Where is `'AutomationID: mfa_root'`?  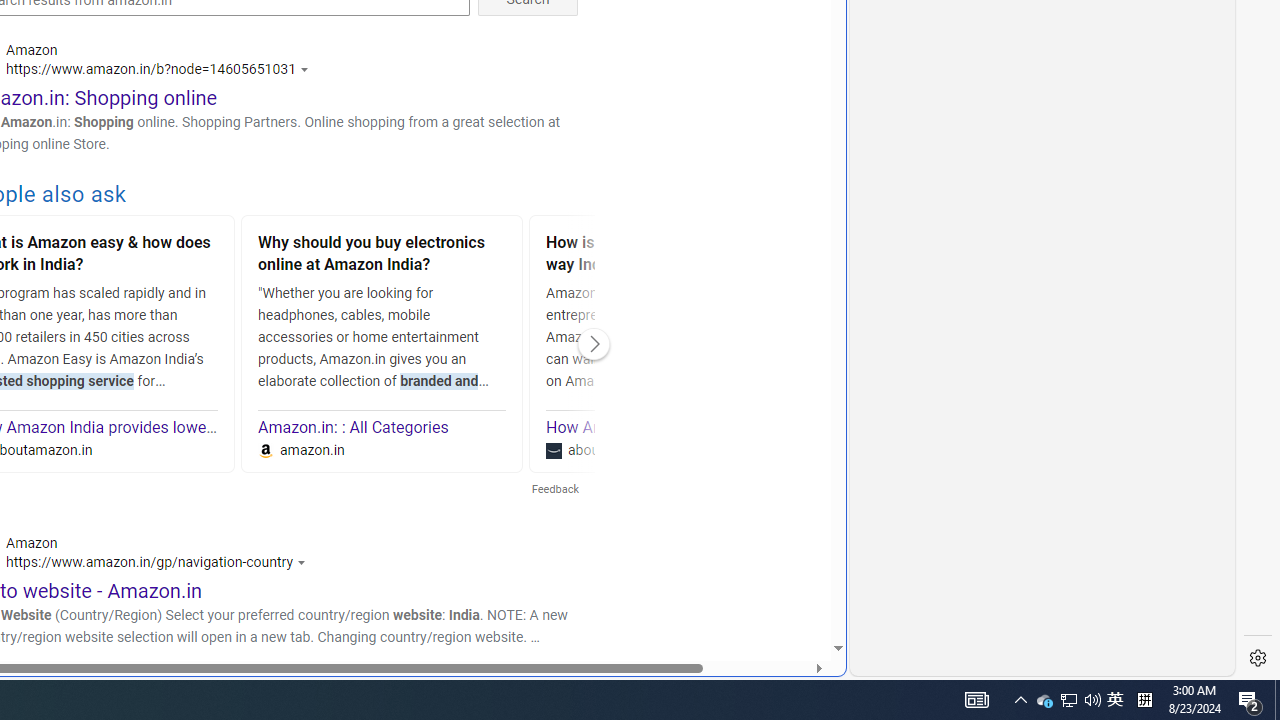 'AutomationID: mfa_root' is located at coordinates (761, 587).